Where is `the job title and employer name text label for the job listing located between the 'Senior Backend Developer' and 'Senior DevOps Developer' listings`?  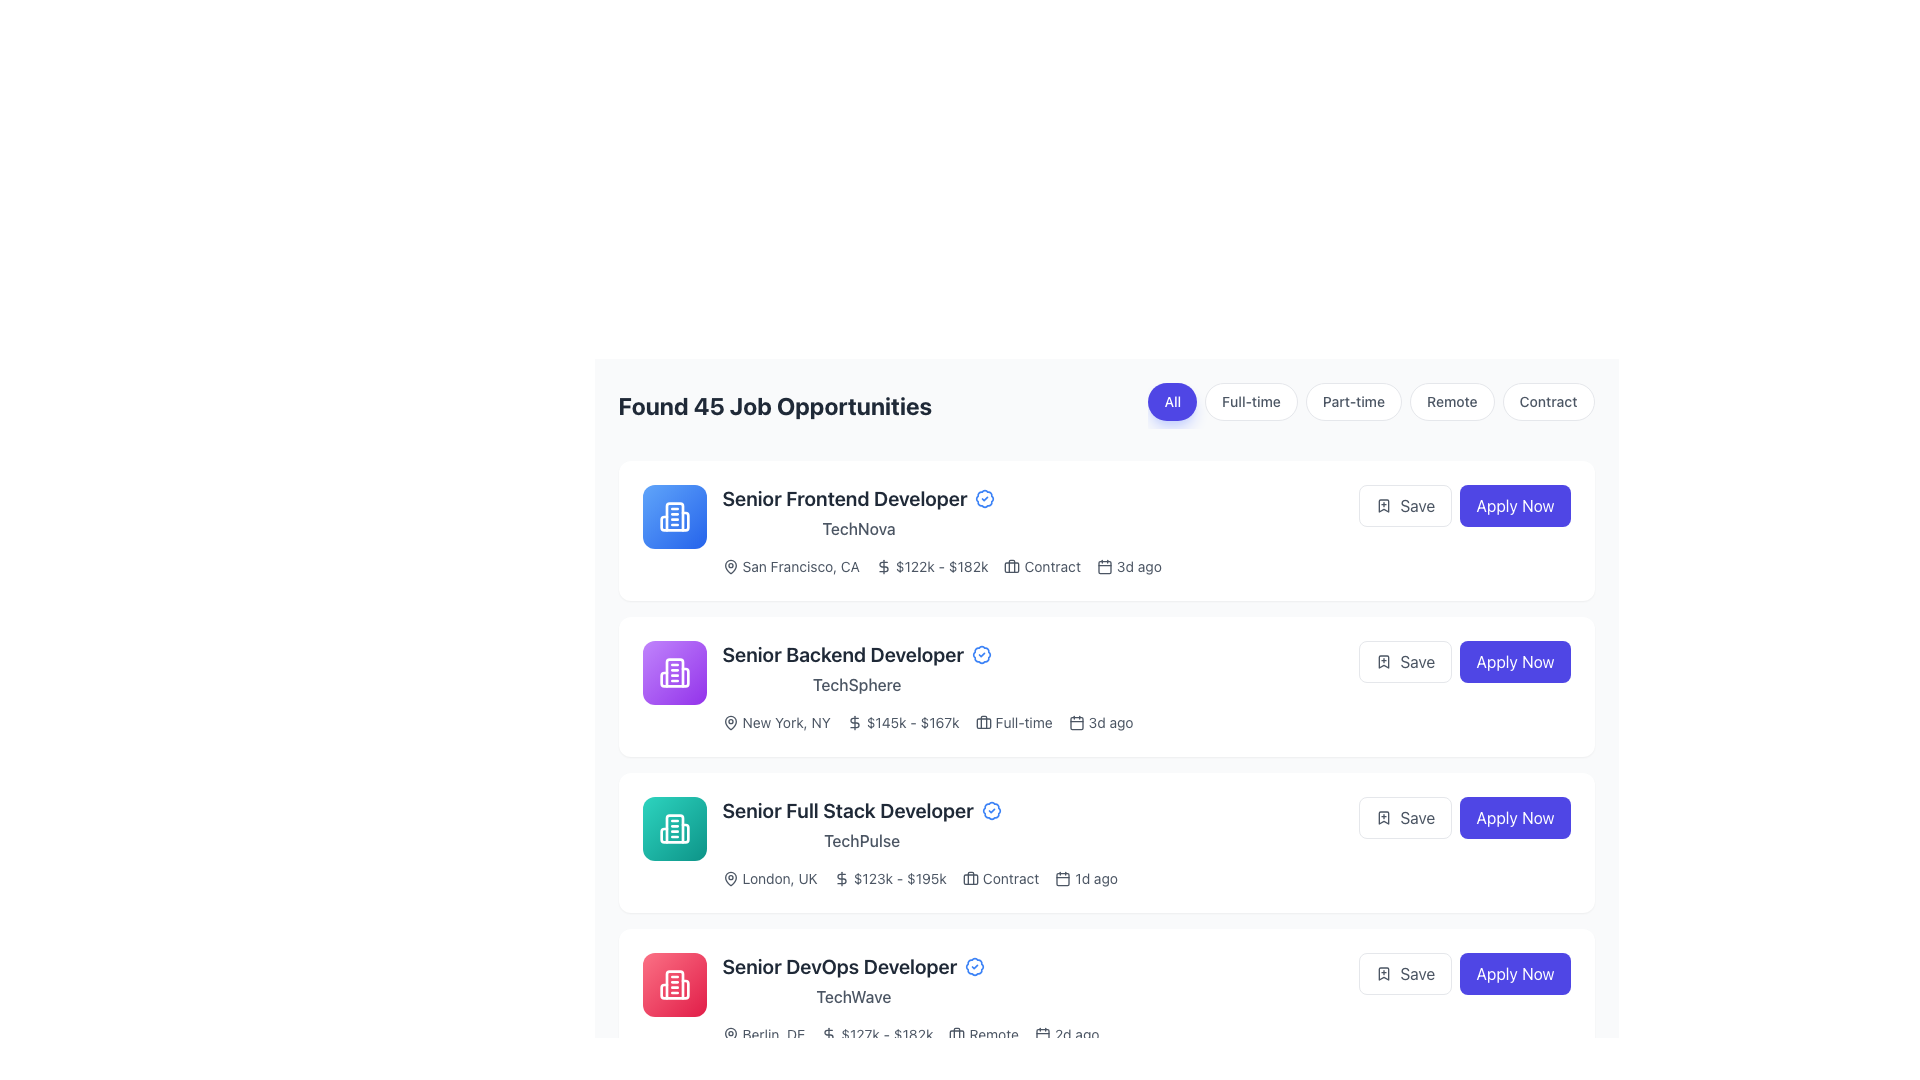 the job title and employer name text label for the job listing located between the 'Senior Backend Developer' and 'Senior DevOps Developer' listings is located at coordinates (862, 825).